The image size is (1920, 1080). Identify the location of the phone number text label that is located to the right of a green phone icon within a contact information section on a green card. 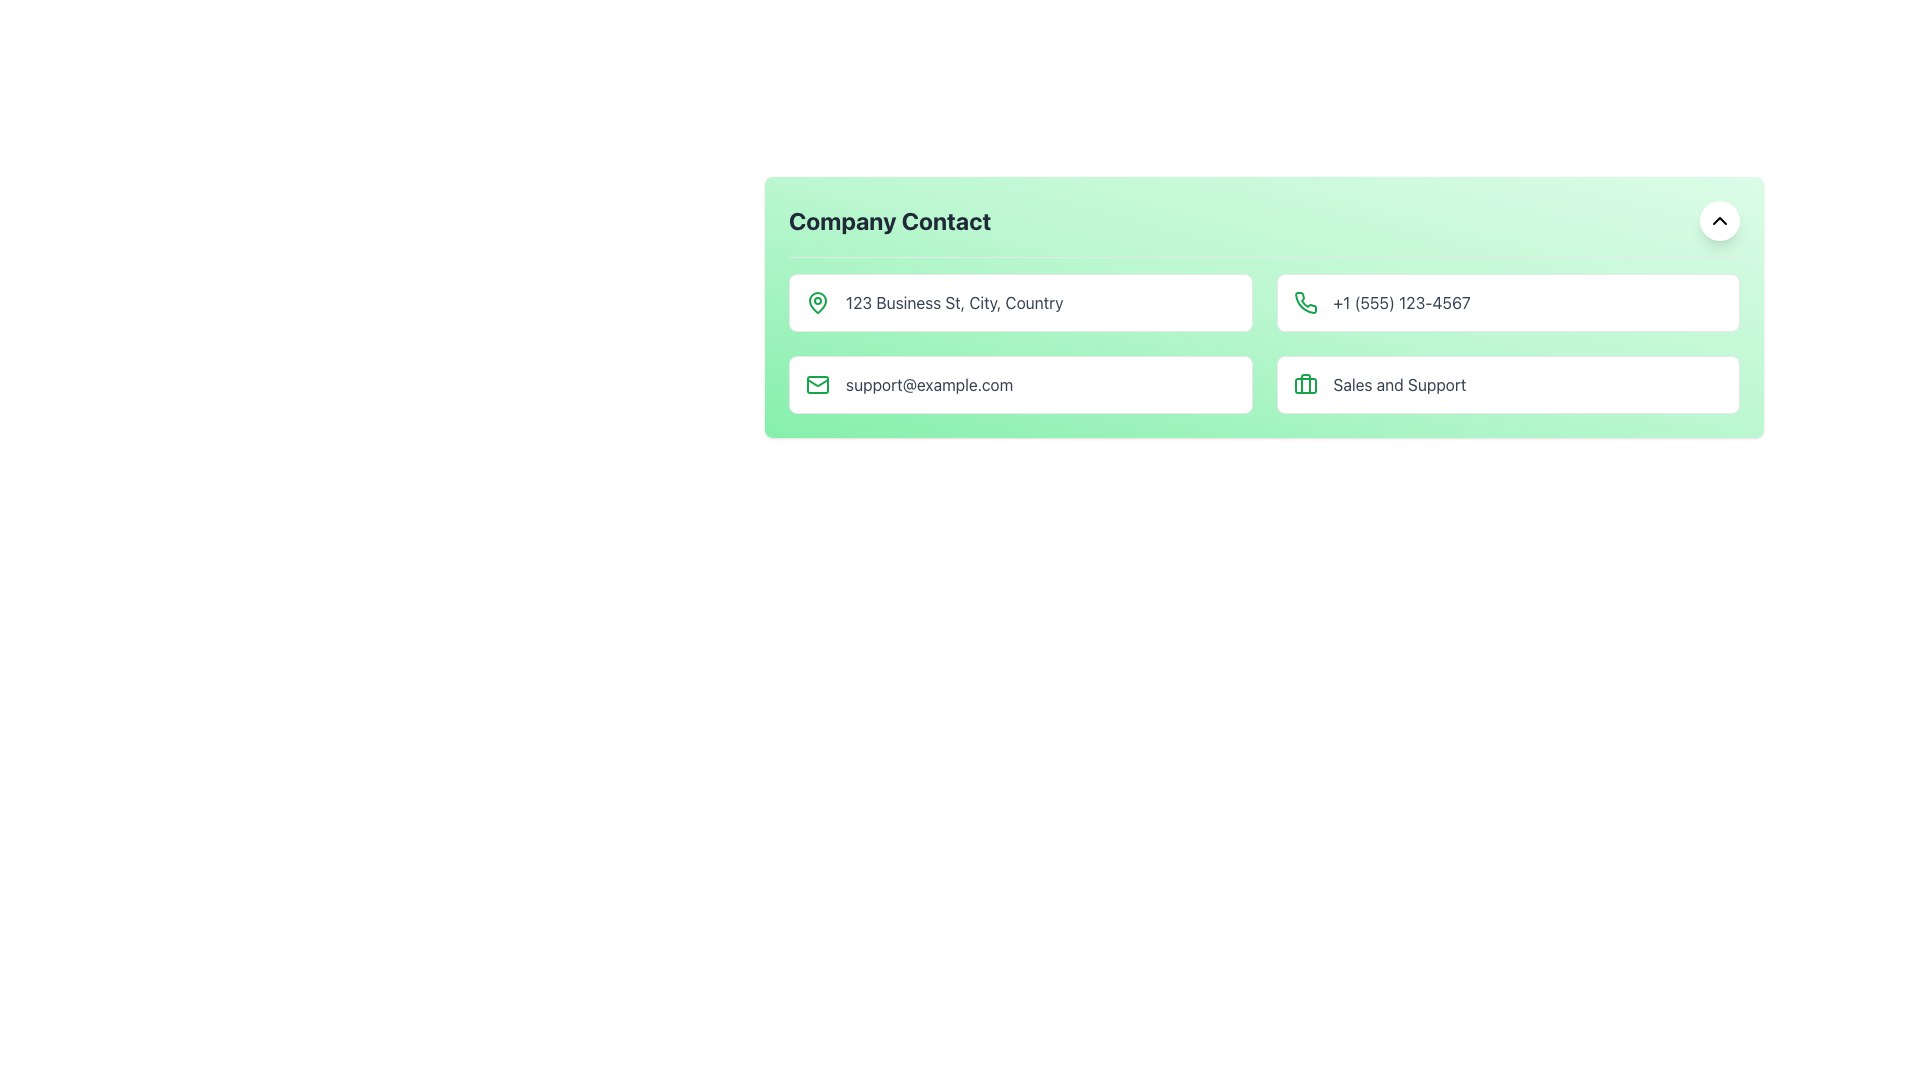
(1401, 303).